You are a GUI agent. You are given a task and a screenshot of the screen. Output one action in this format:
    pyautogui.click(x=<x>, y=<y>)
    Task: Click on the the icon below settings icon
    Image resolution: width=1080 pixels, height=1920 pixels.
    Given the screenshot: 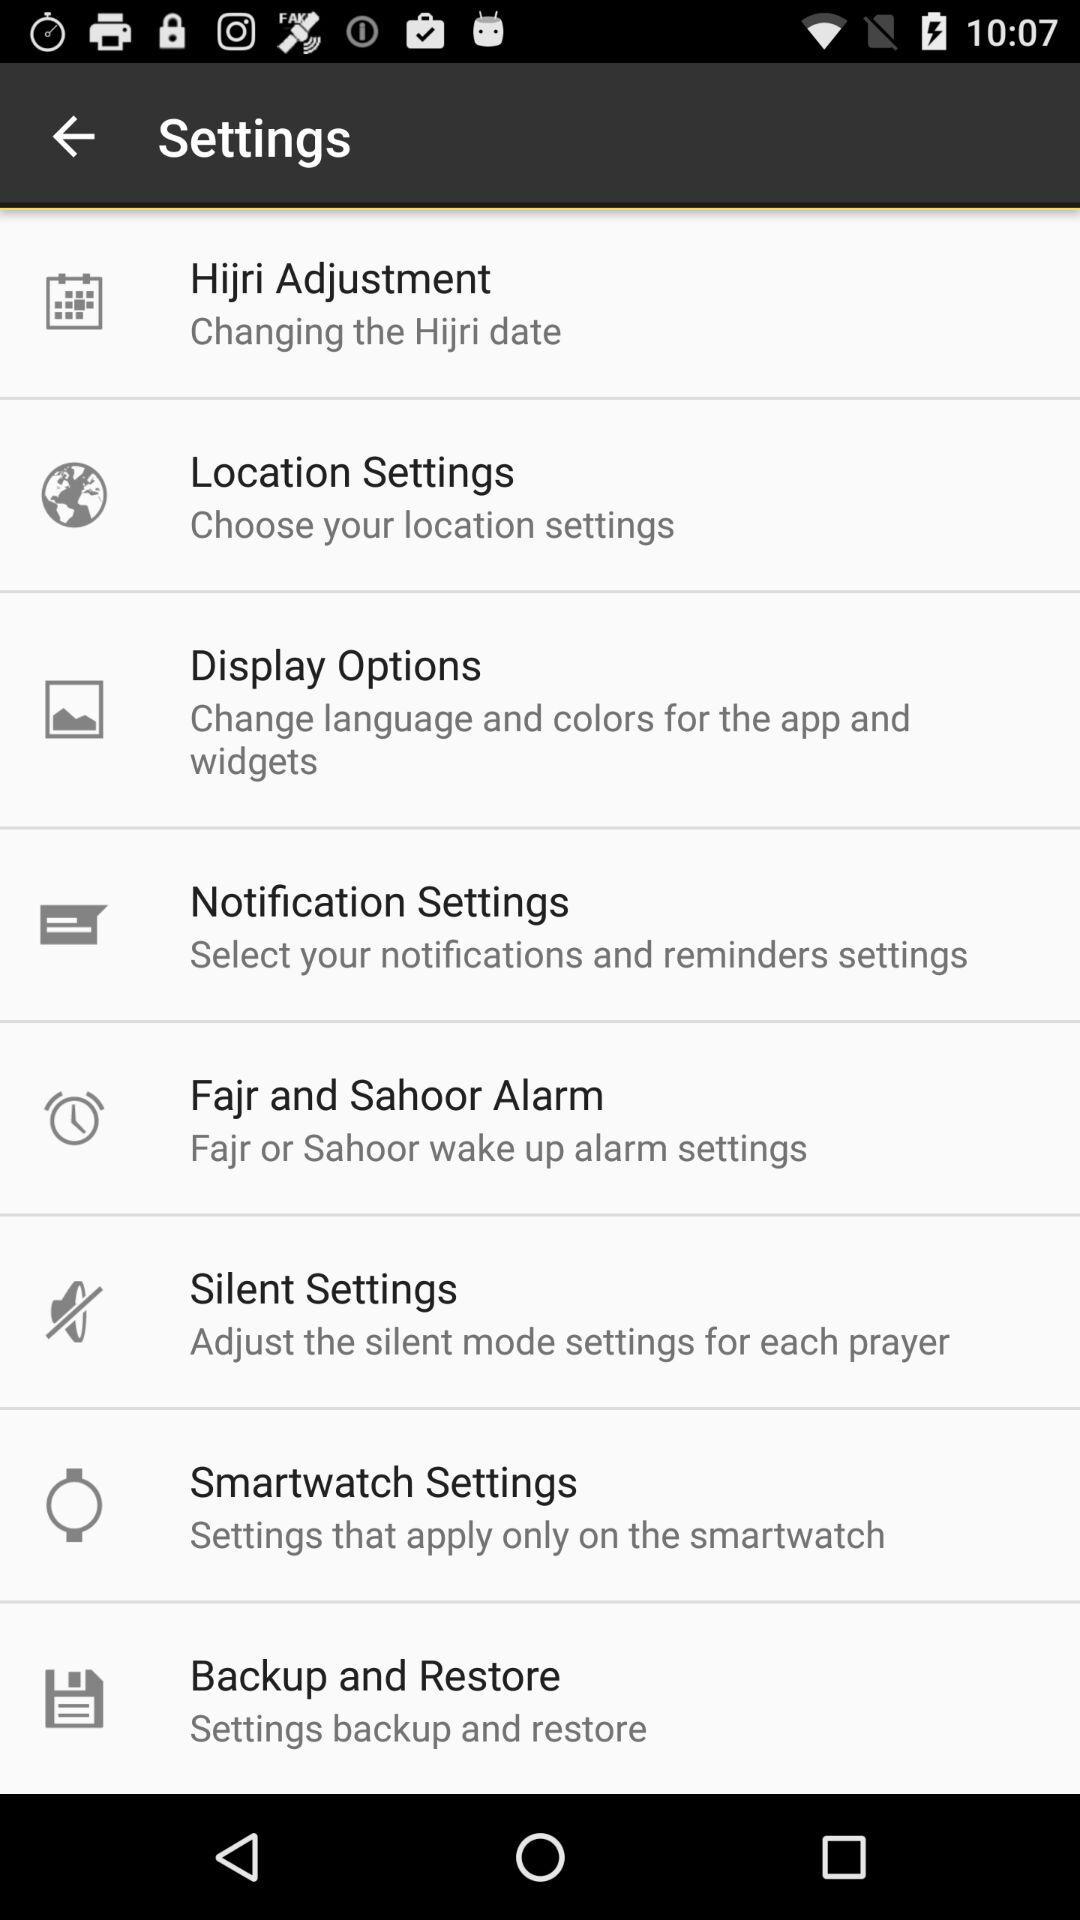 What is the action you would take?
    pyautogui.click(x=339, y=275)
    